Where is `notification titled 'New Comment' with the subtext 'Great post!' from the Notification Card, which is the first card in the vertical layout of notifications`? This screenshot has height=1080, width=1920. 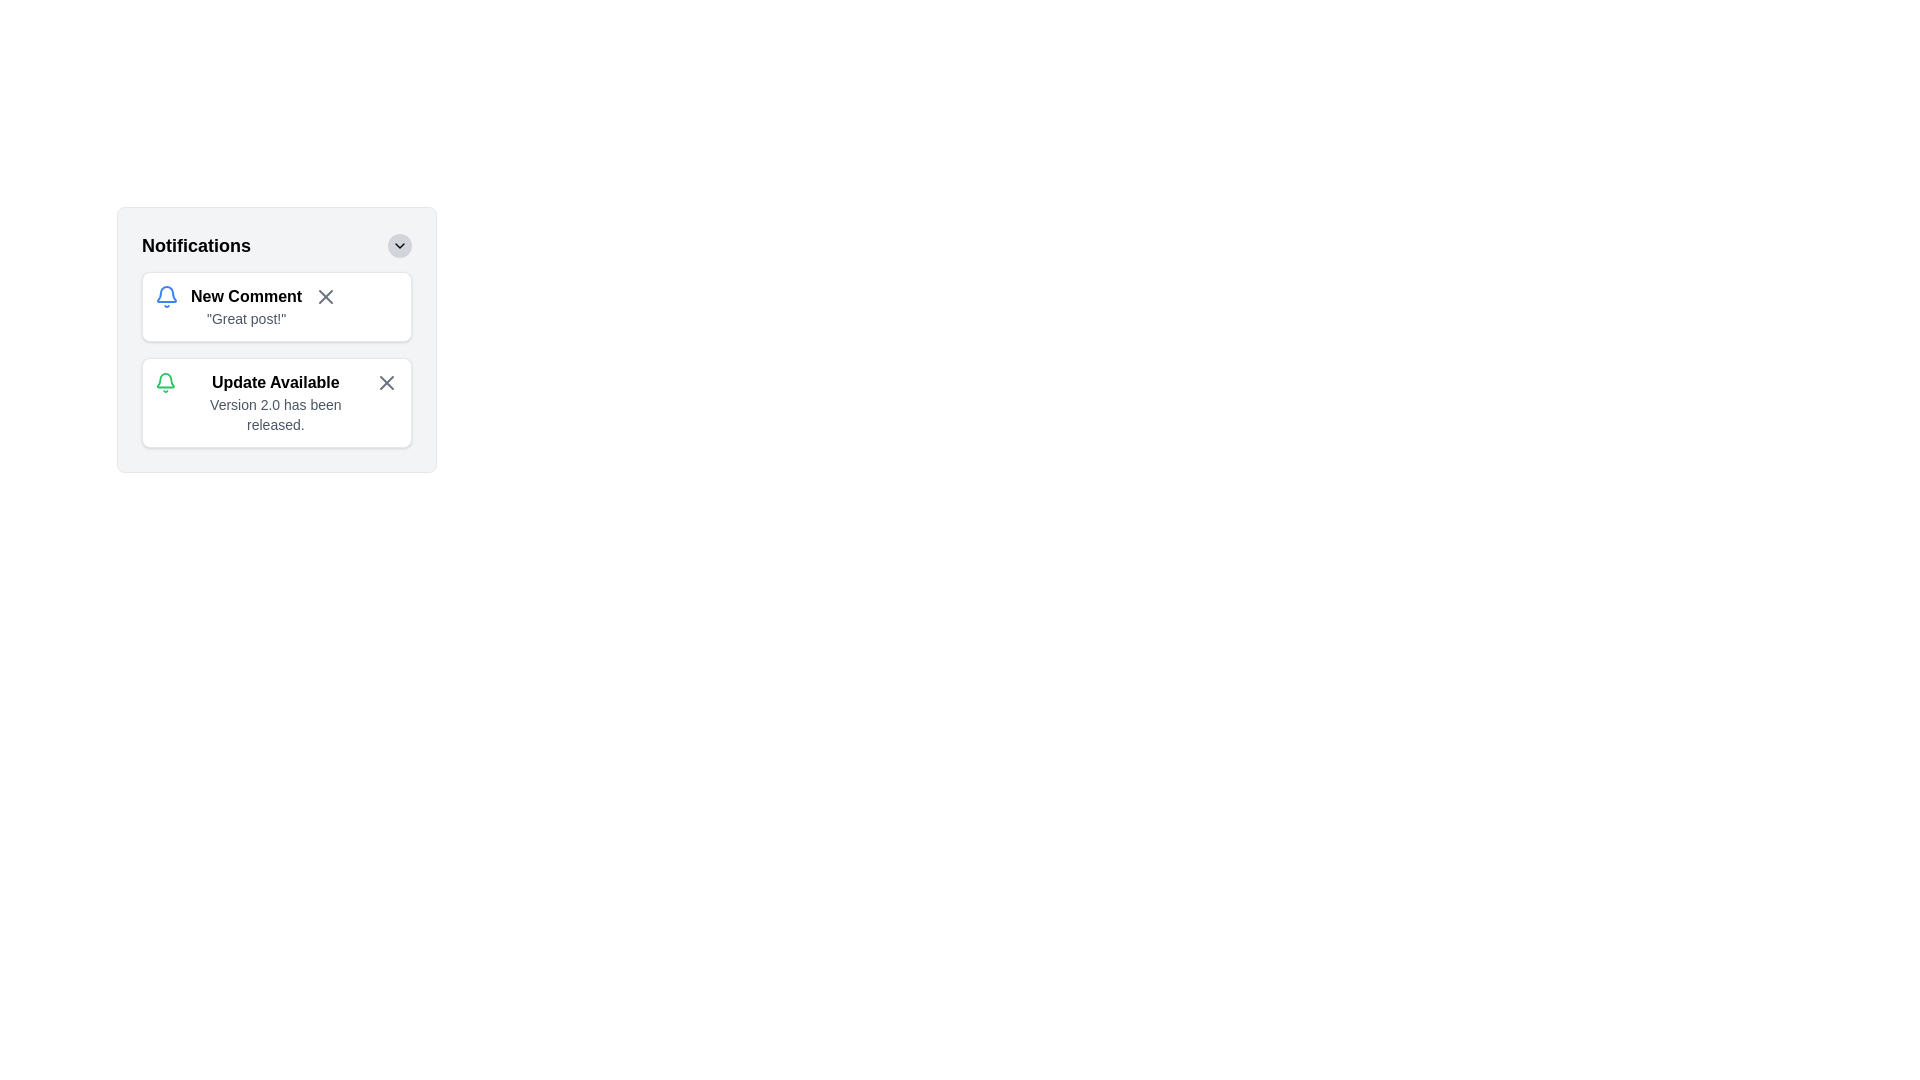
notification titled 'New Comment' with the subtext 'Great post!' from the Notification Card, which is the first card in the vertical layout of notifications is located at coordinates (276, 307).